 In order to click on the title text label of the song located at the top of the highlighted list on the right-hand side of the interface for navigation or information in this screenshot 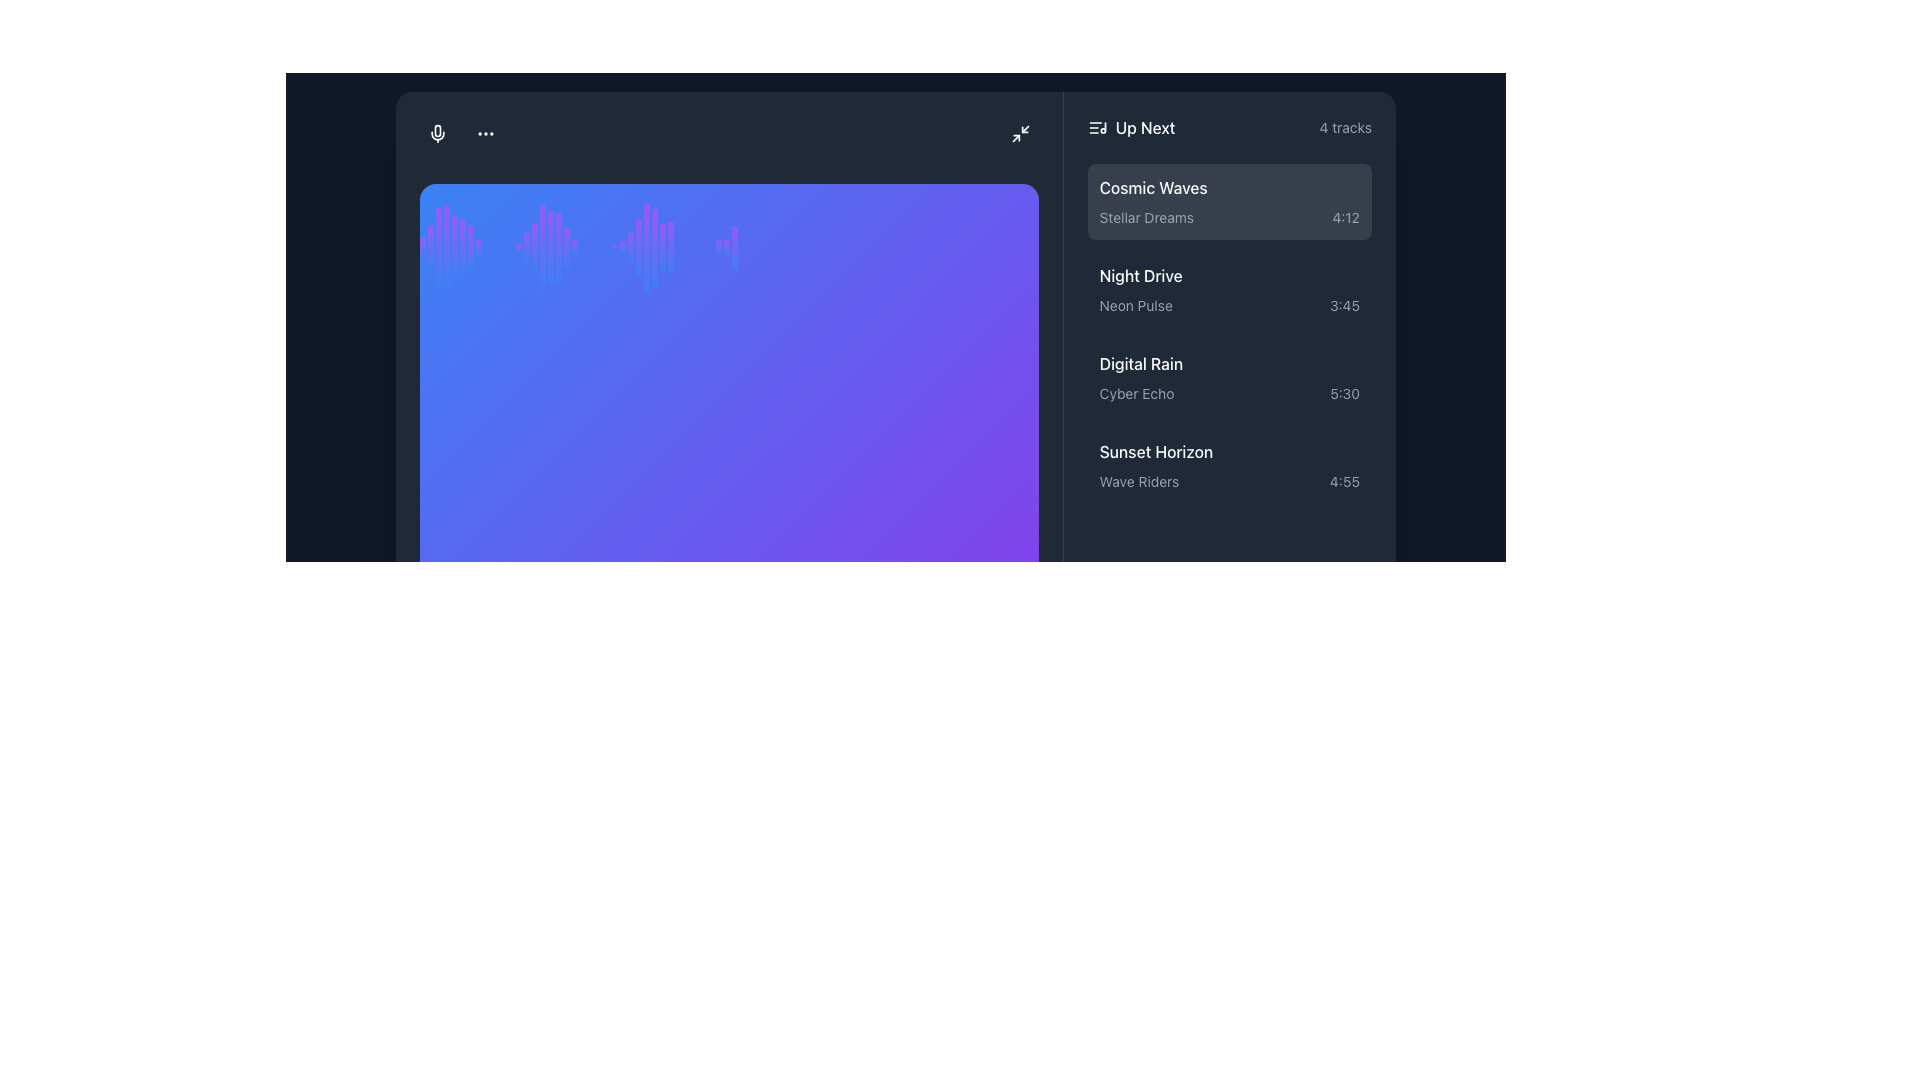, I will do `click(1153, 187)`.